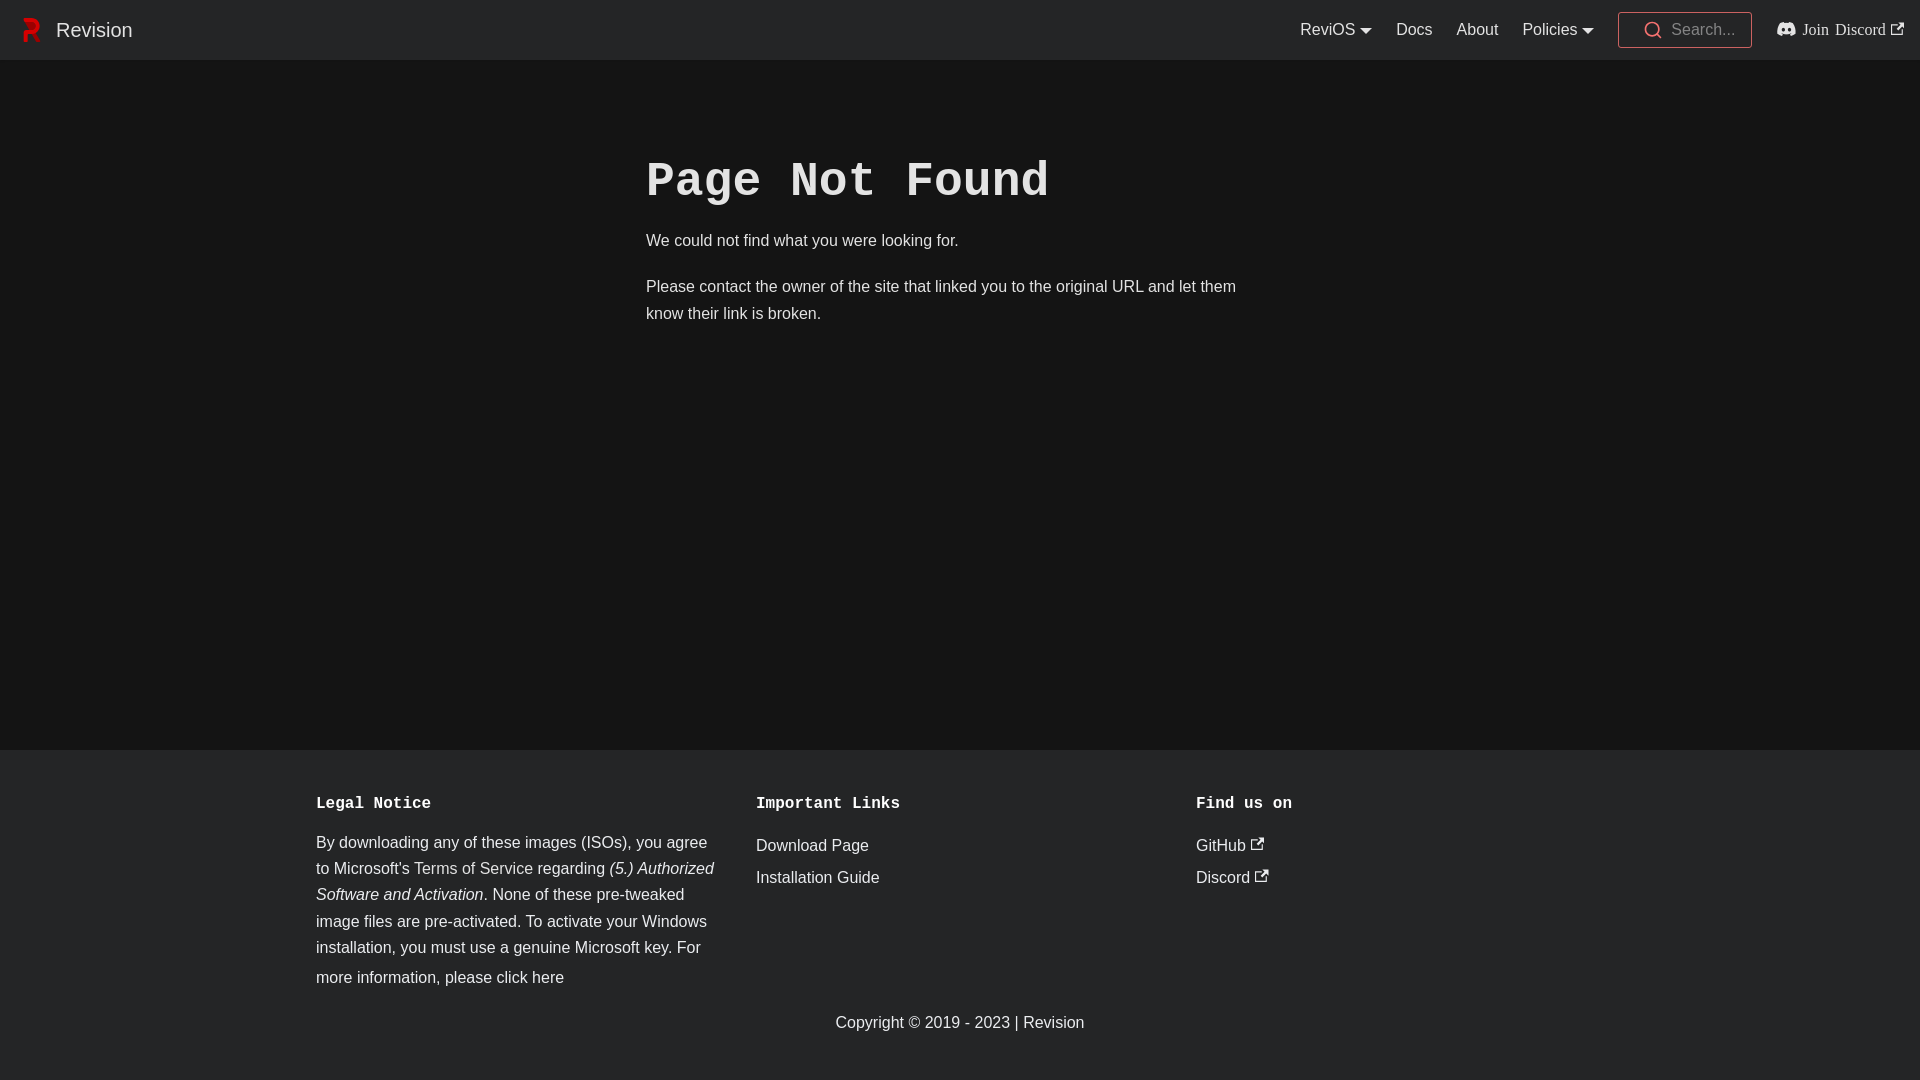 The width and height of the screenshot is (1920, 1080). What do you see at coordinates (472, 867) in the screenshot?
I see `'Terms of Service'` at bounding box center [472, 867].